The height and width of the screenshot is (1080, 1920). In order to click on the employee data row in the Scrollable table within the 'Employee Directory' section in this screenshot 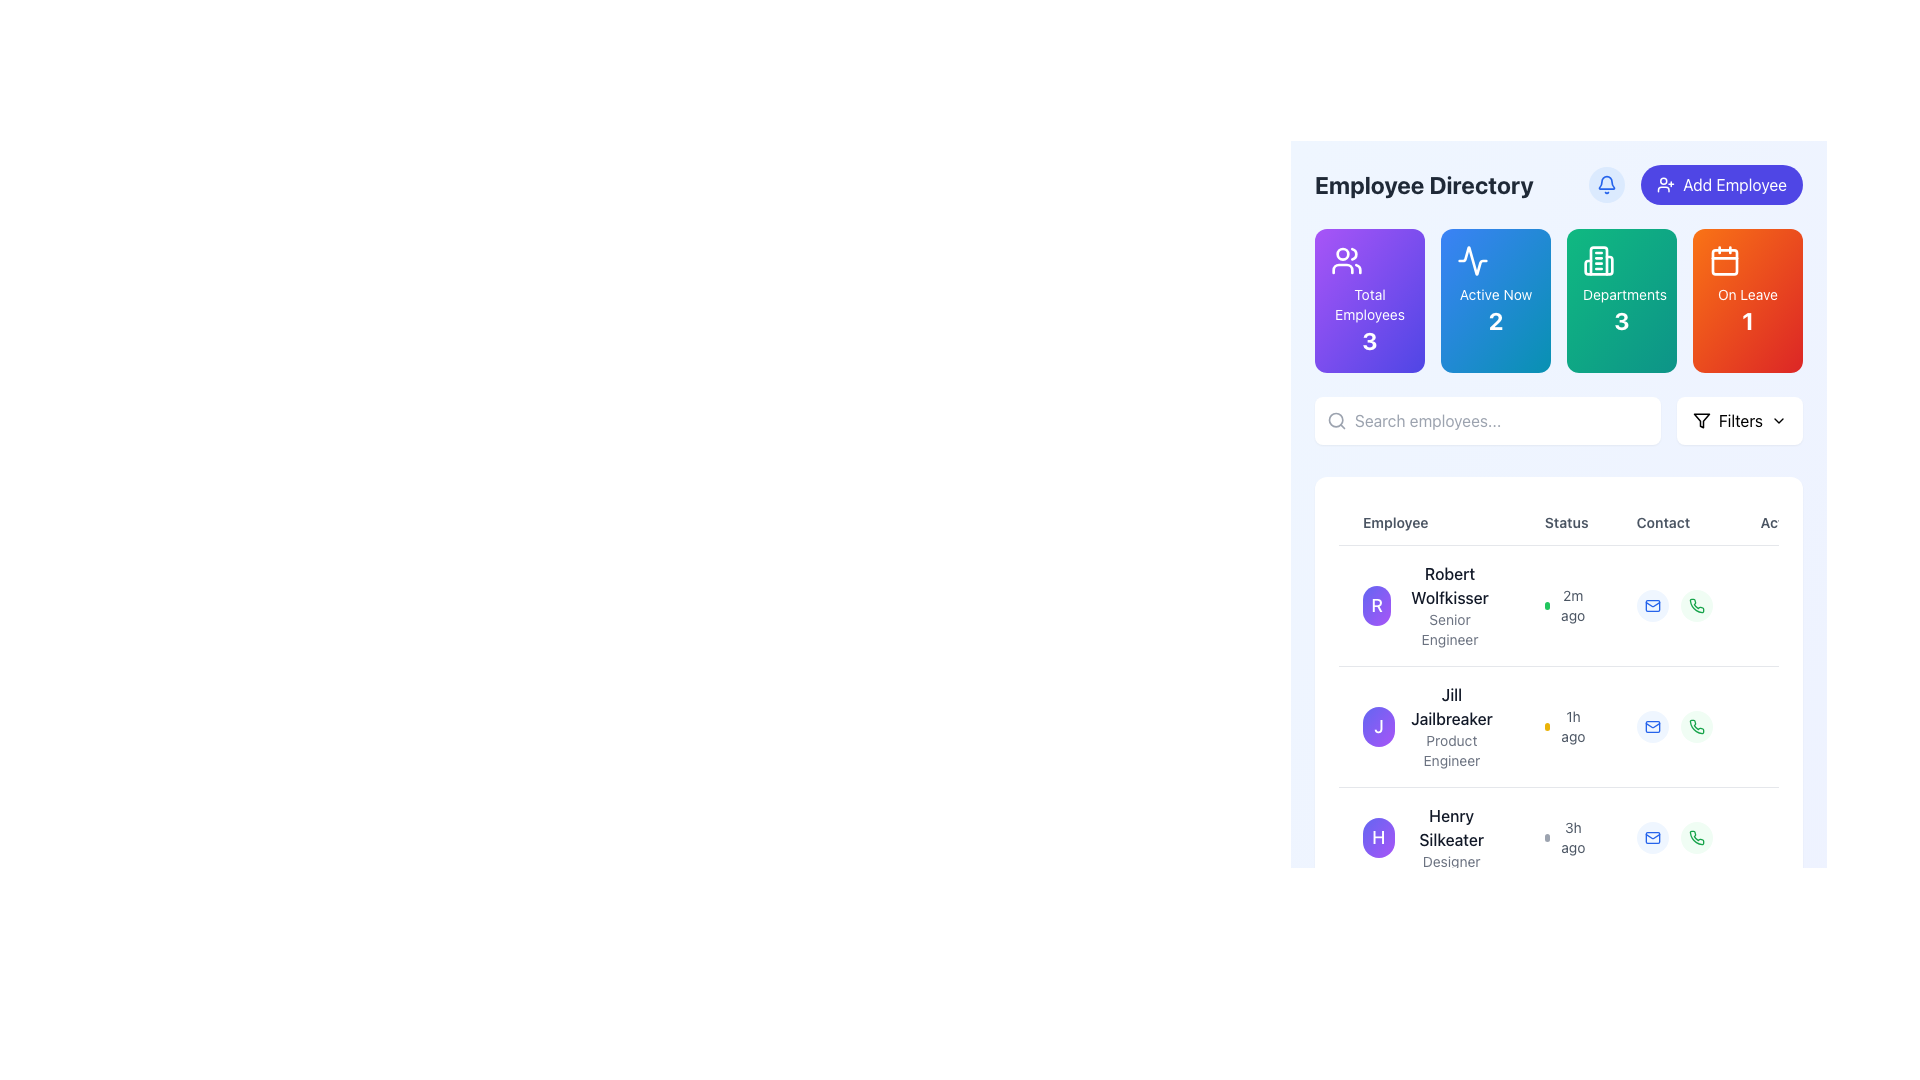, I will do `click(1558, 693)`.